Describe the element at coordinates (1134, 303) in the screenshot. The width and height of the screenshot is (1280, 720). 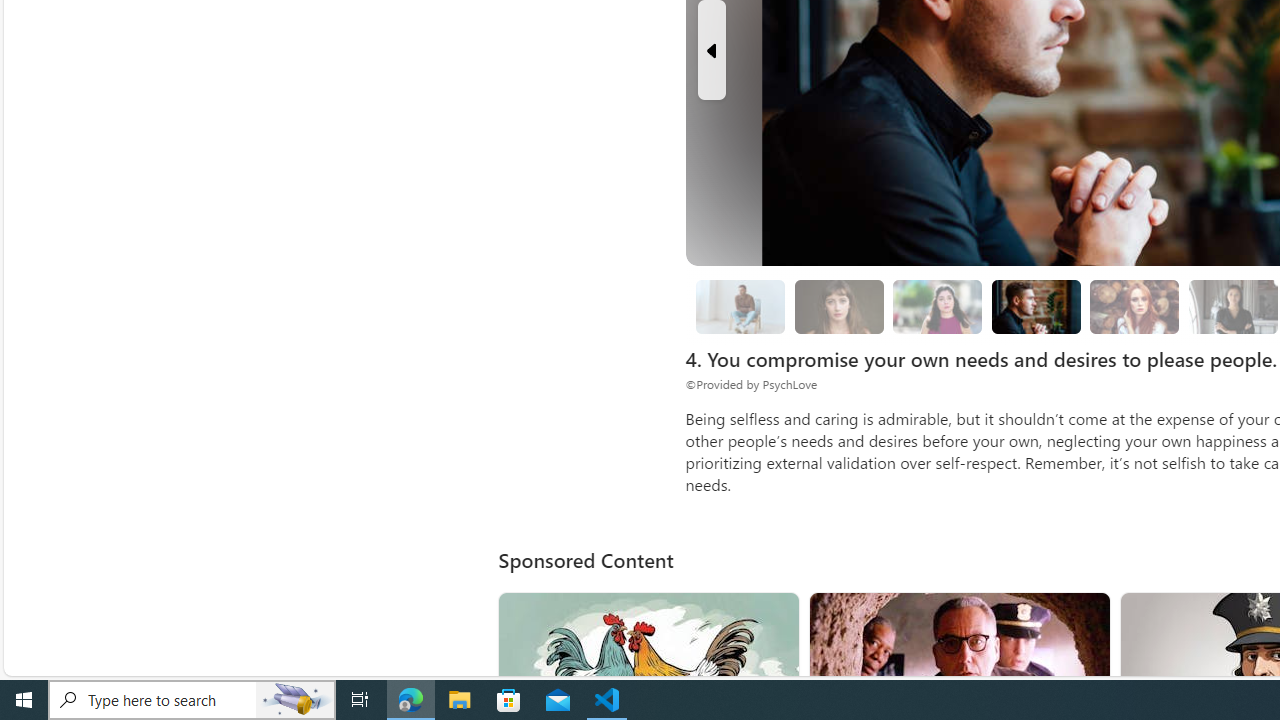
I see `'Class: progress'` at that location.